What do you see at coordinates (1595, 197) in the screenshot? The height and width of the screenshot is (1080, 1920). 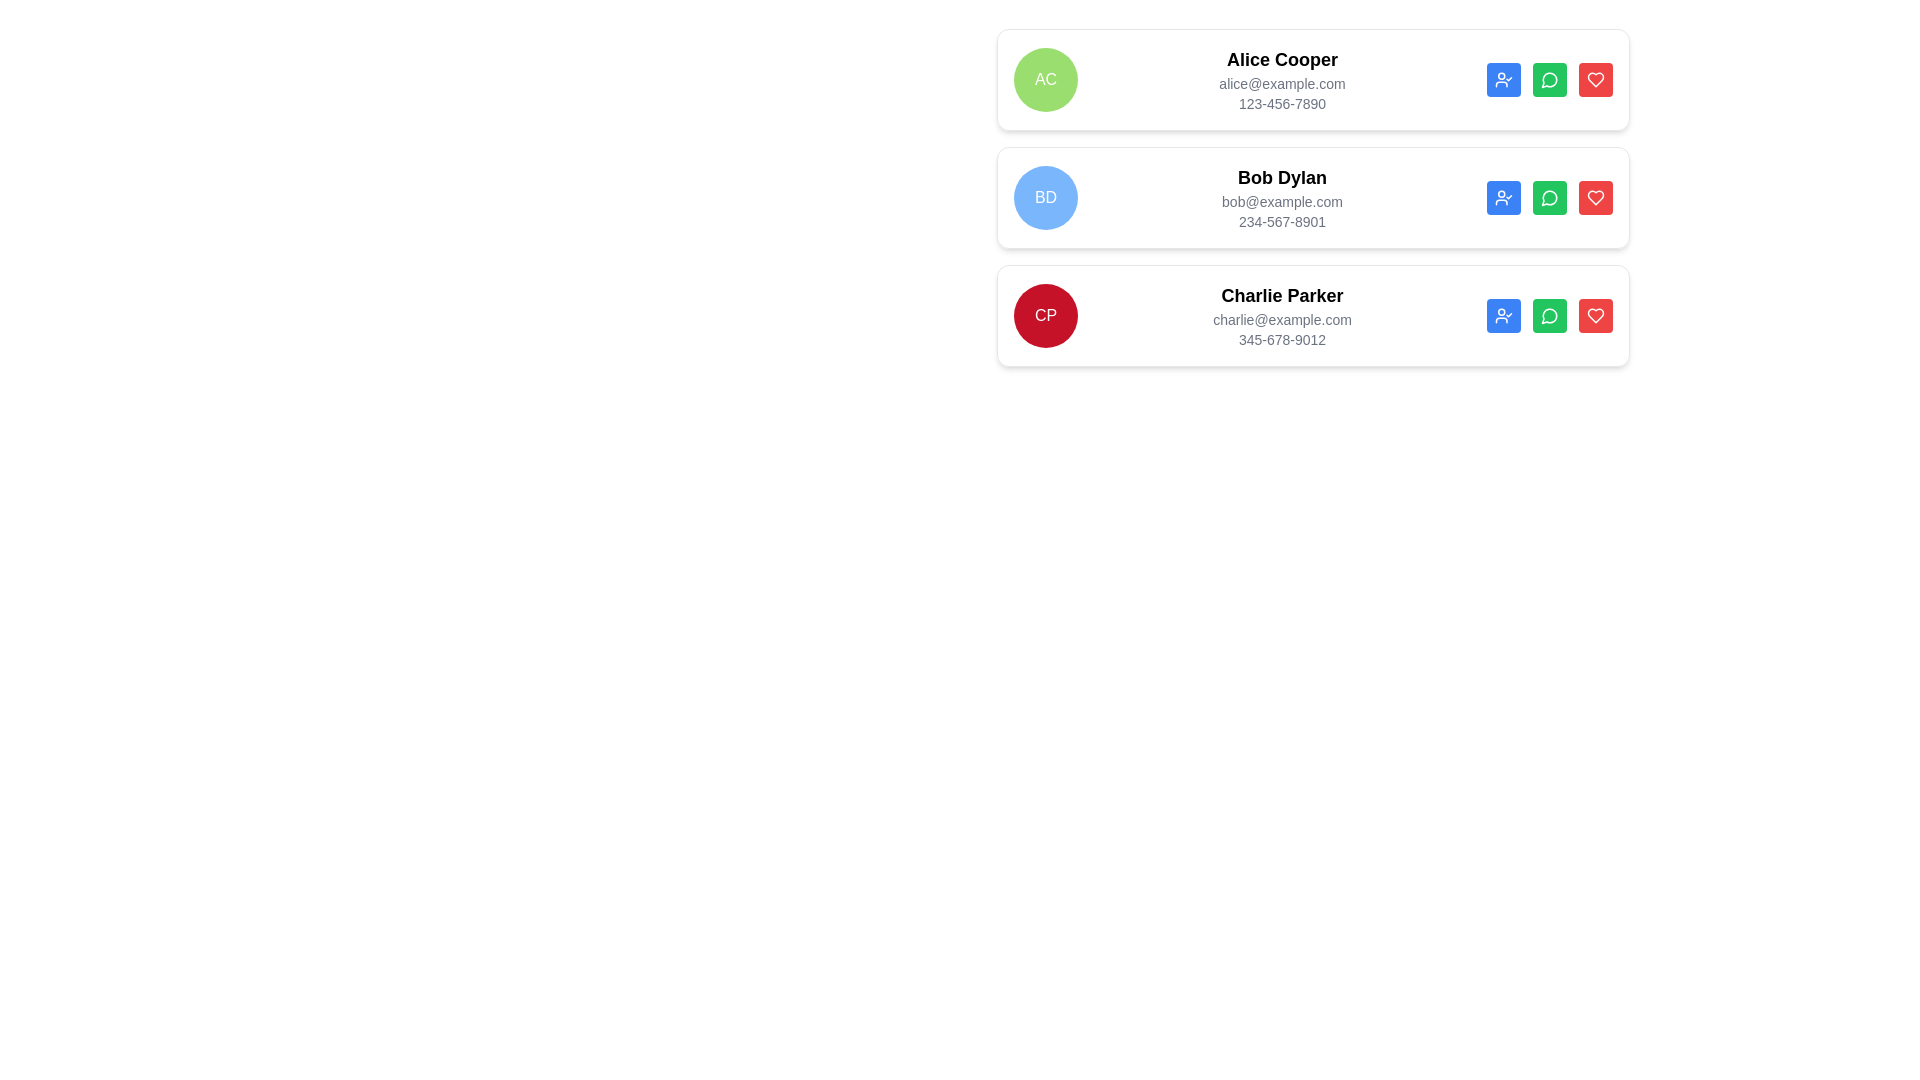 I see `the icon button on the 'Charlie Parker' user card located at the far right end of the interactive buttons` at bounding box center [1595, 197].